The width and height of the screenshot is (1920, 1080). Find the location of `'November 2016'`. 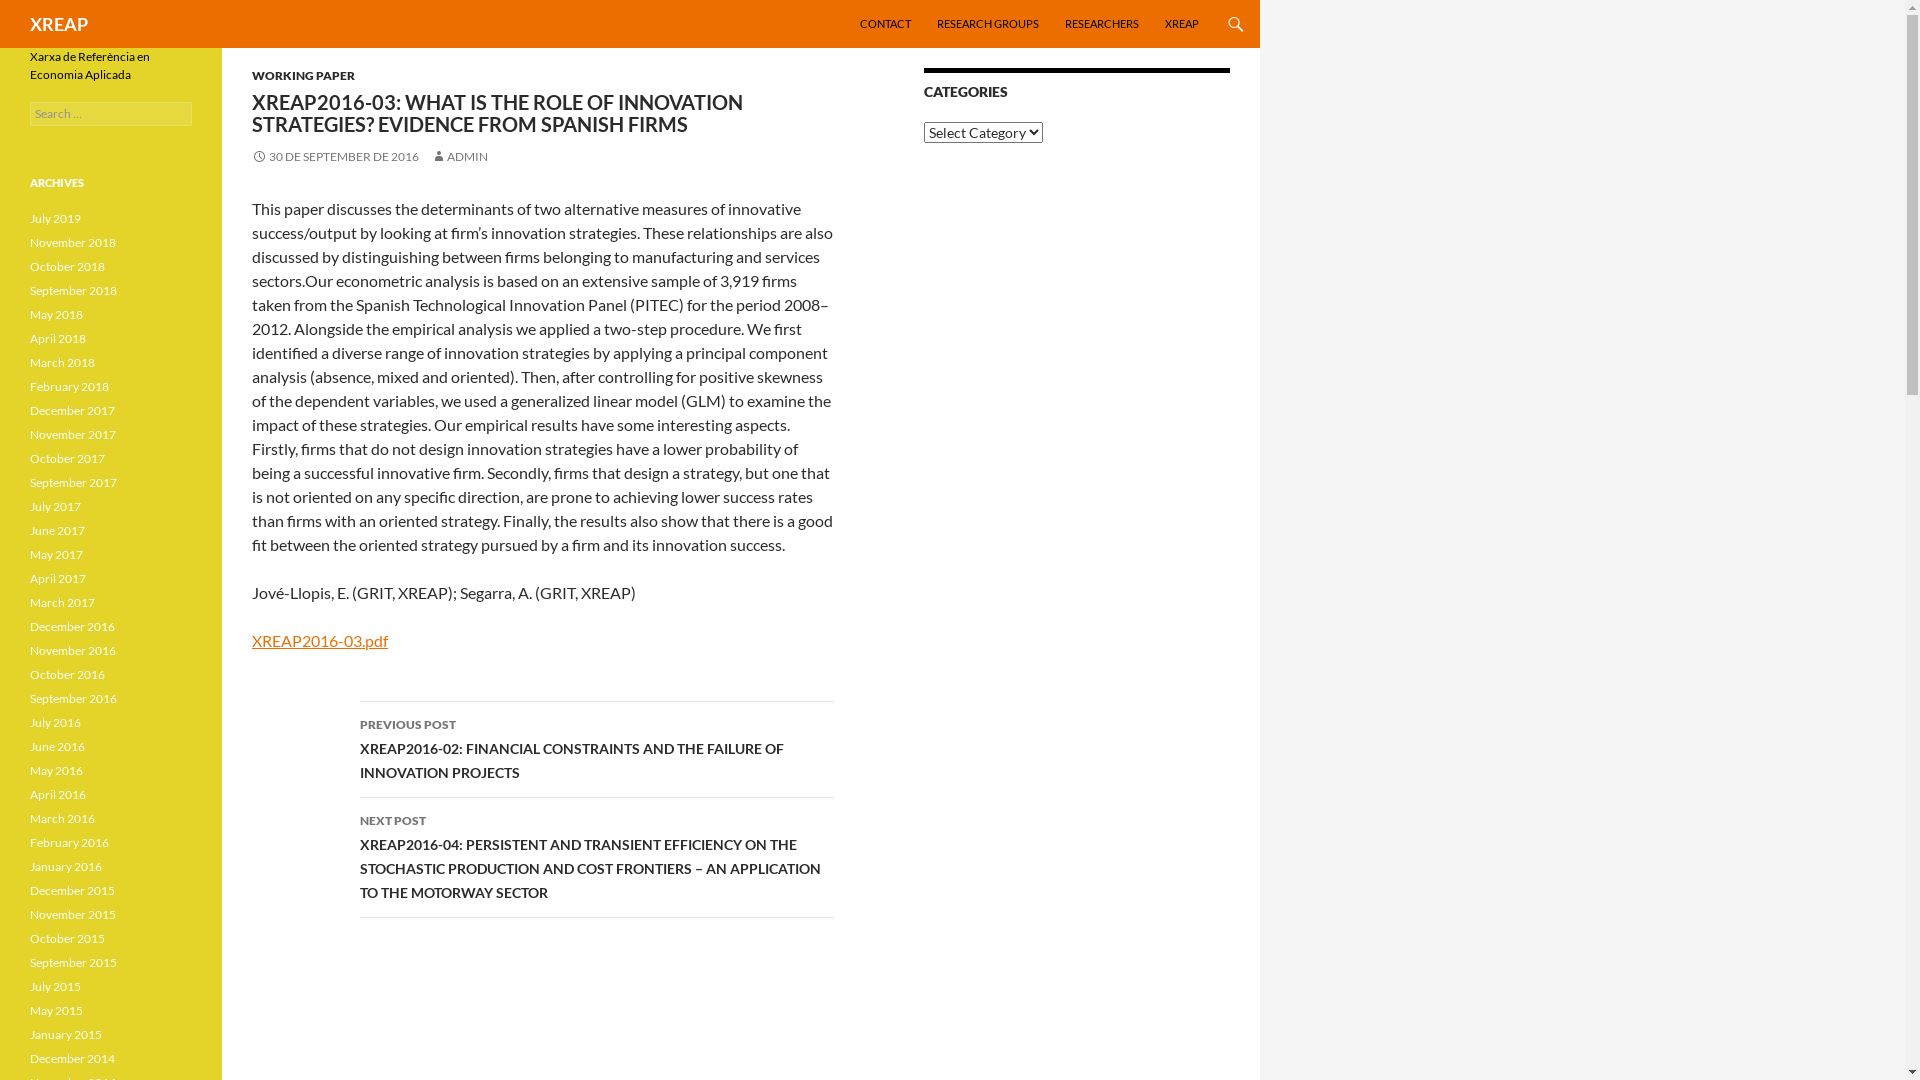

'November 2016' is located at coordinates (72, 650).